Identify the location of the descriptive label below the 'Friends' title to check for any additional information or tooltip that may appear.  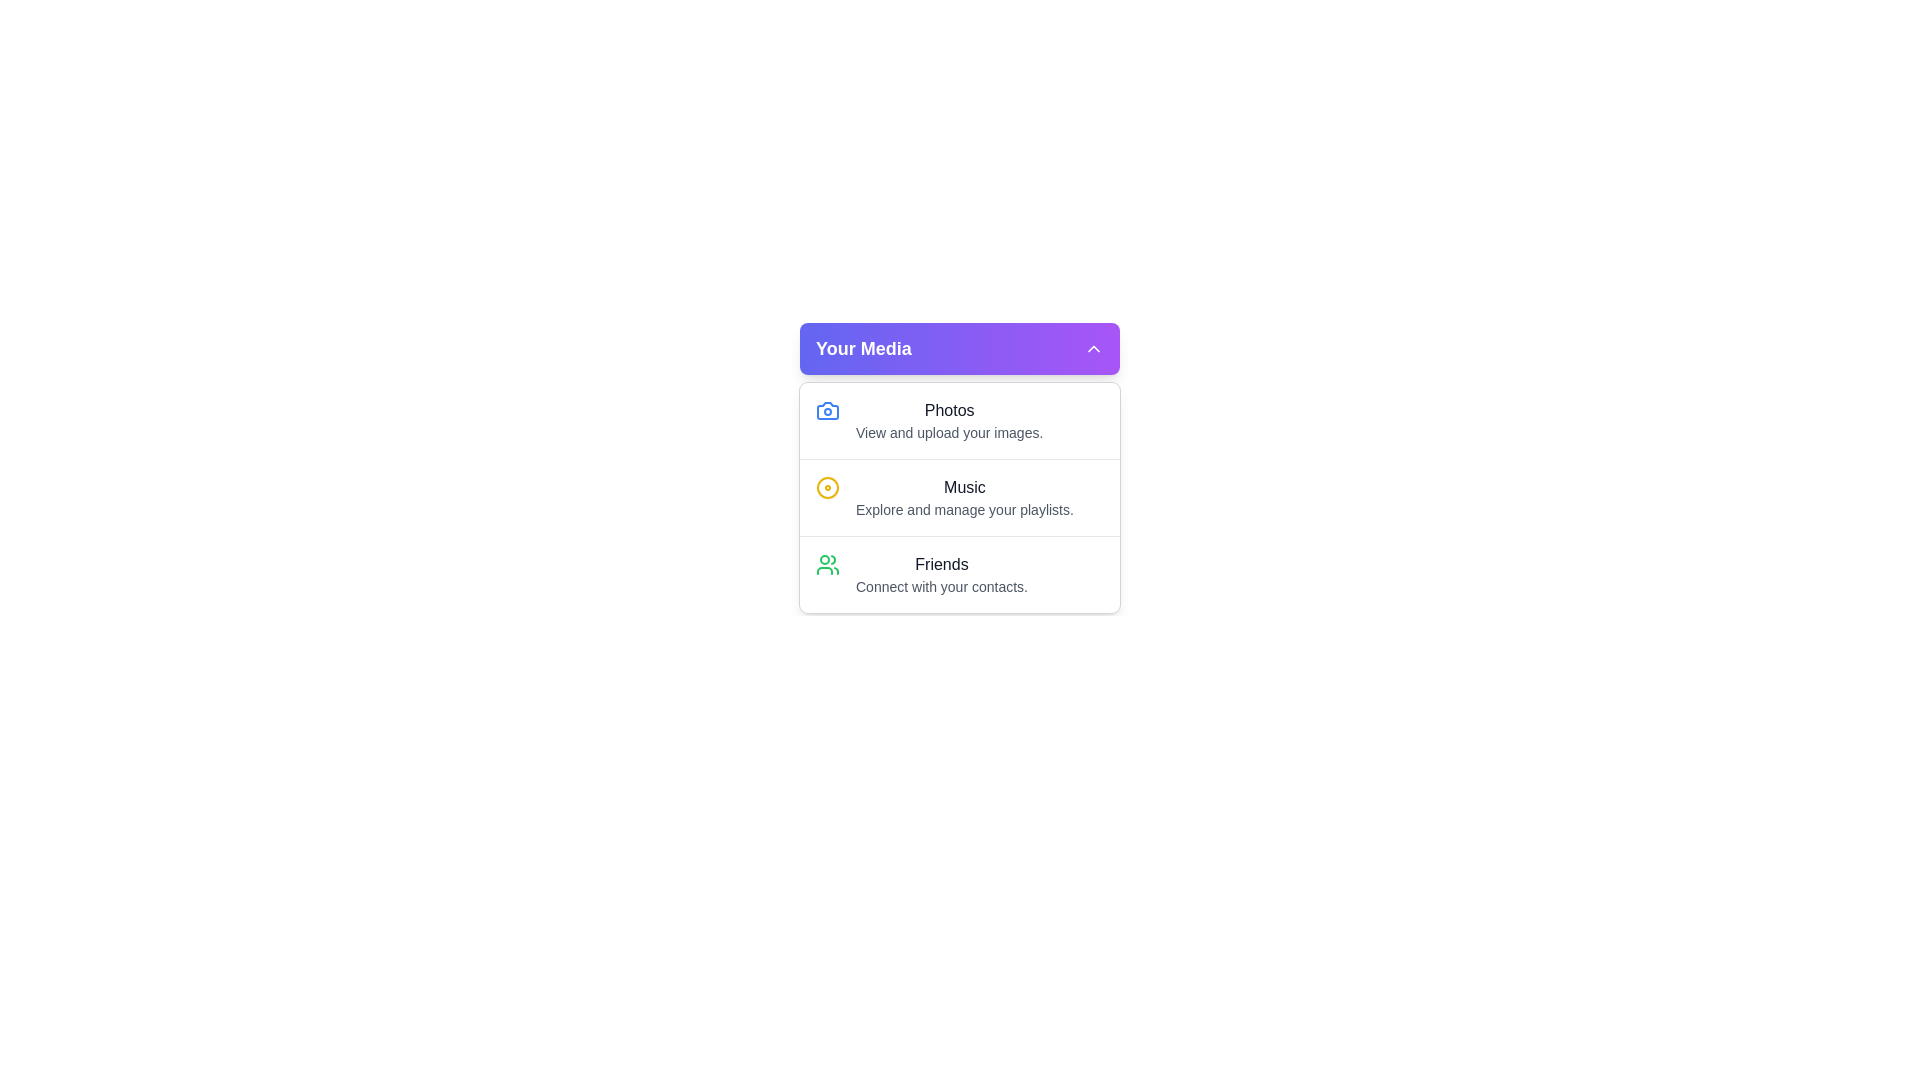
(940, 585).